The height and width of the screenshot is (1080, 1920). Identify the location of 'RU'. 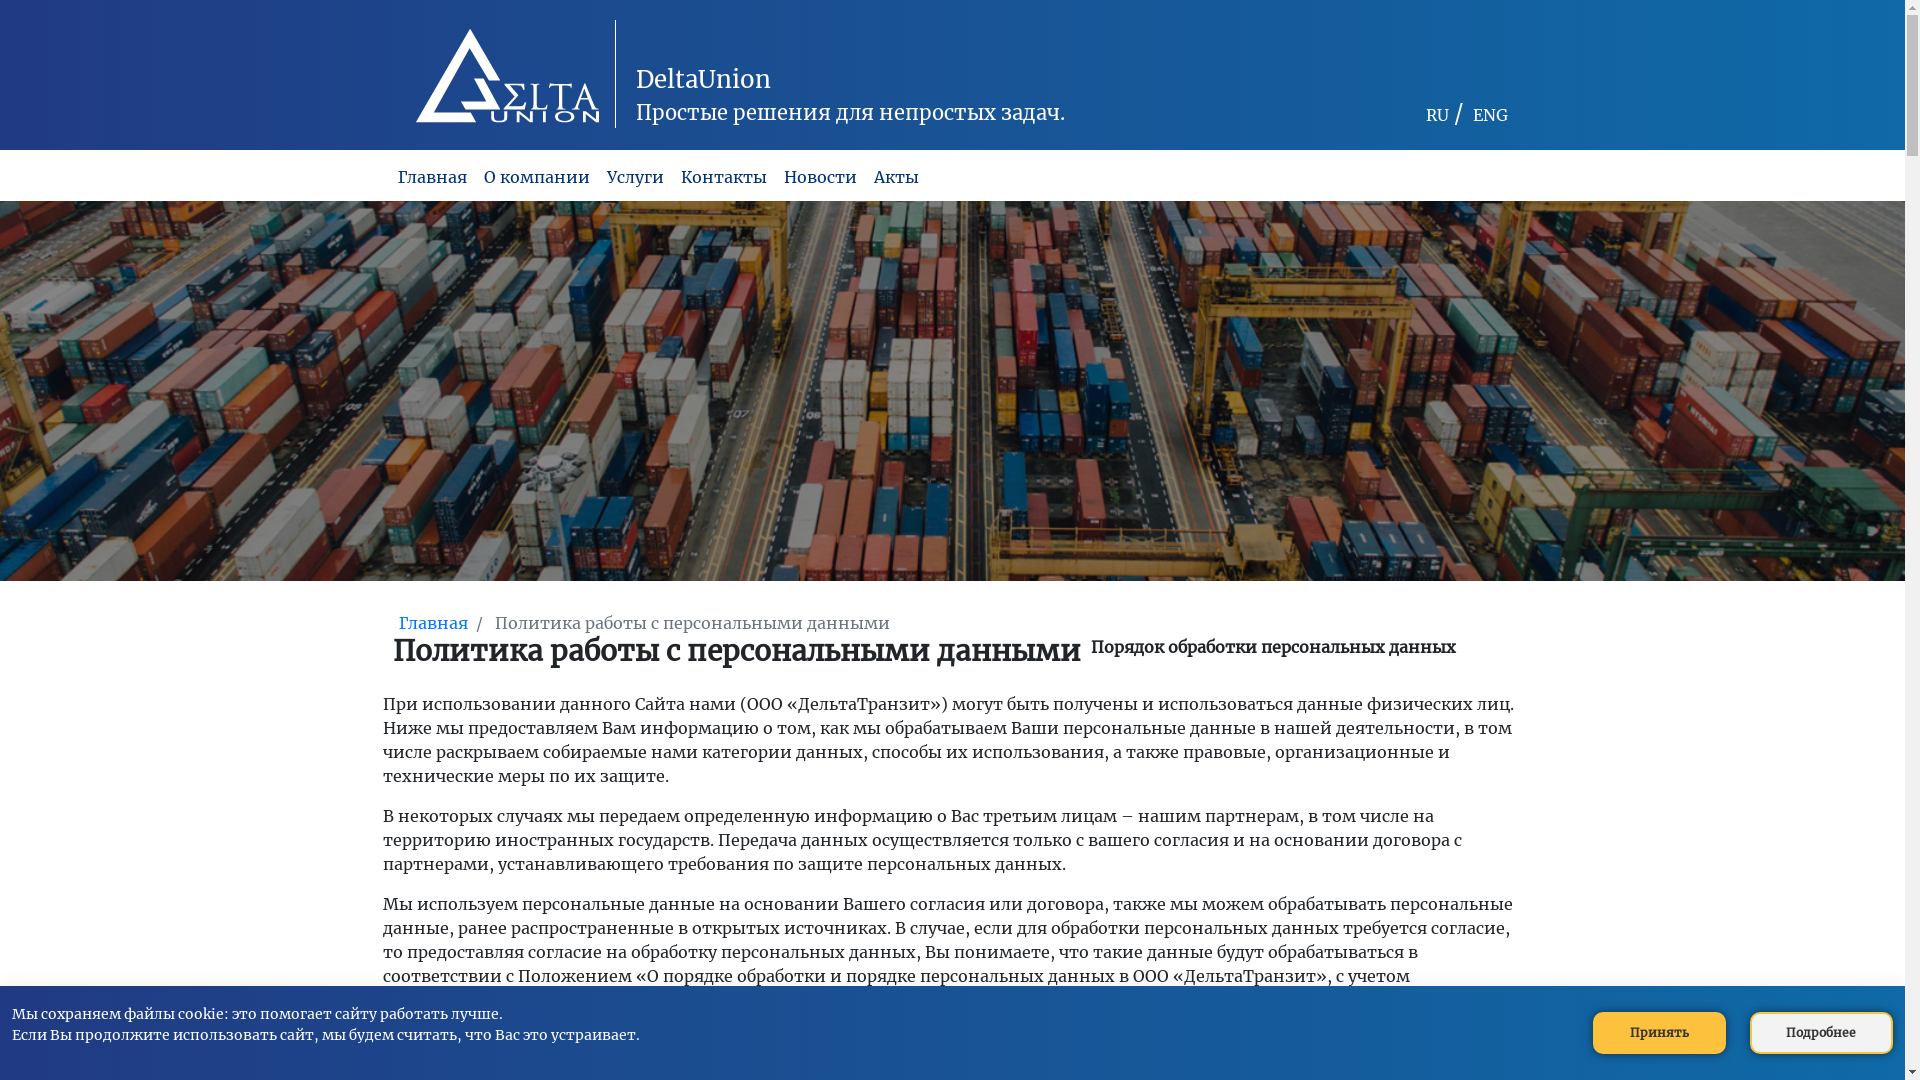
(1424, 115).